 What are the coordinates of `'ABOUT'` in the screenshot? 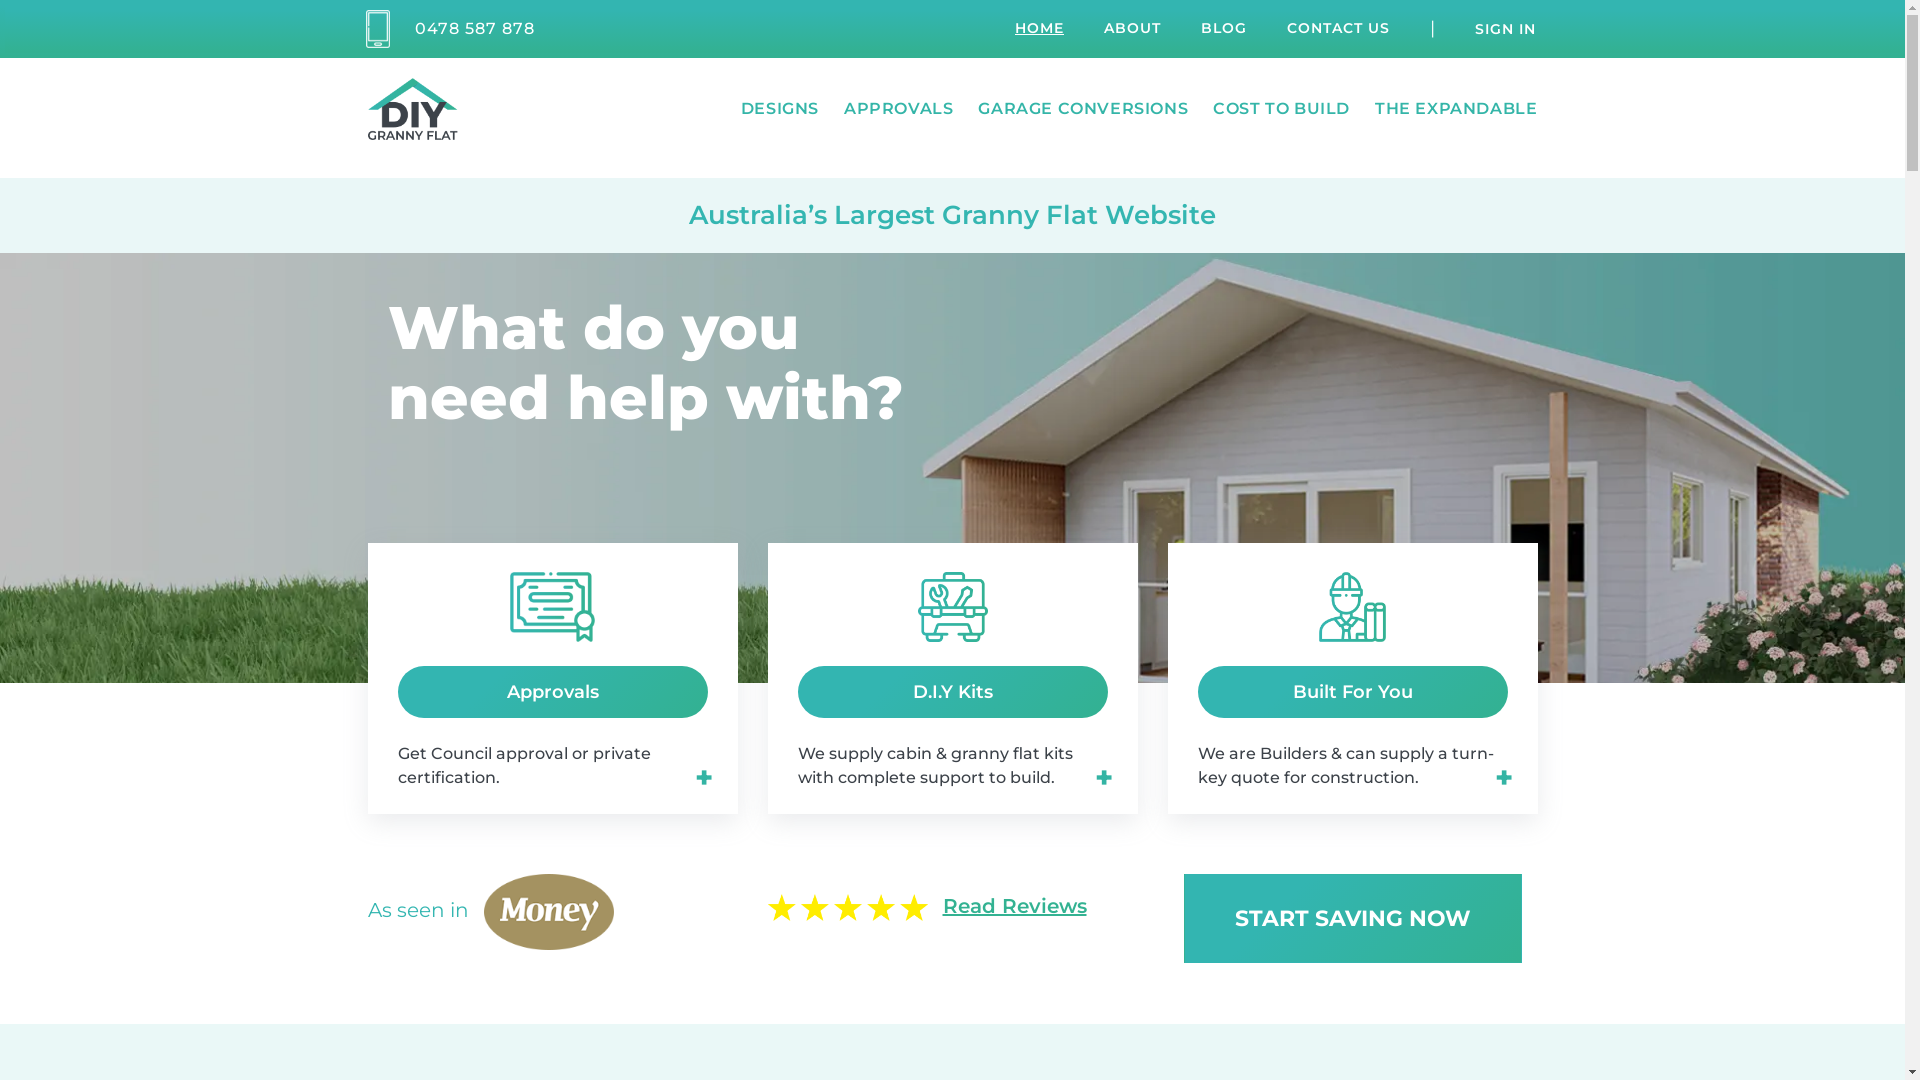 It's located at (1132, 27).